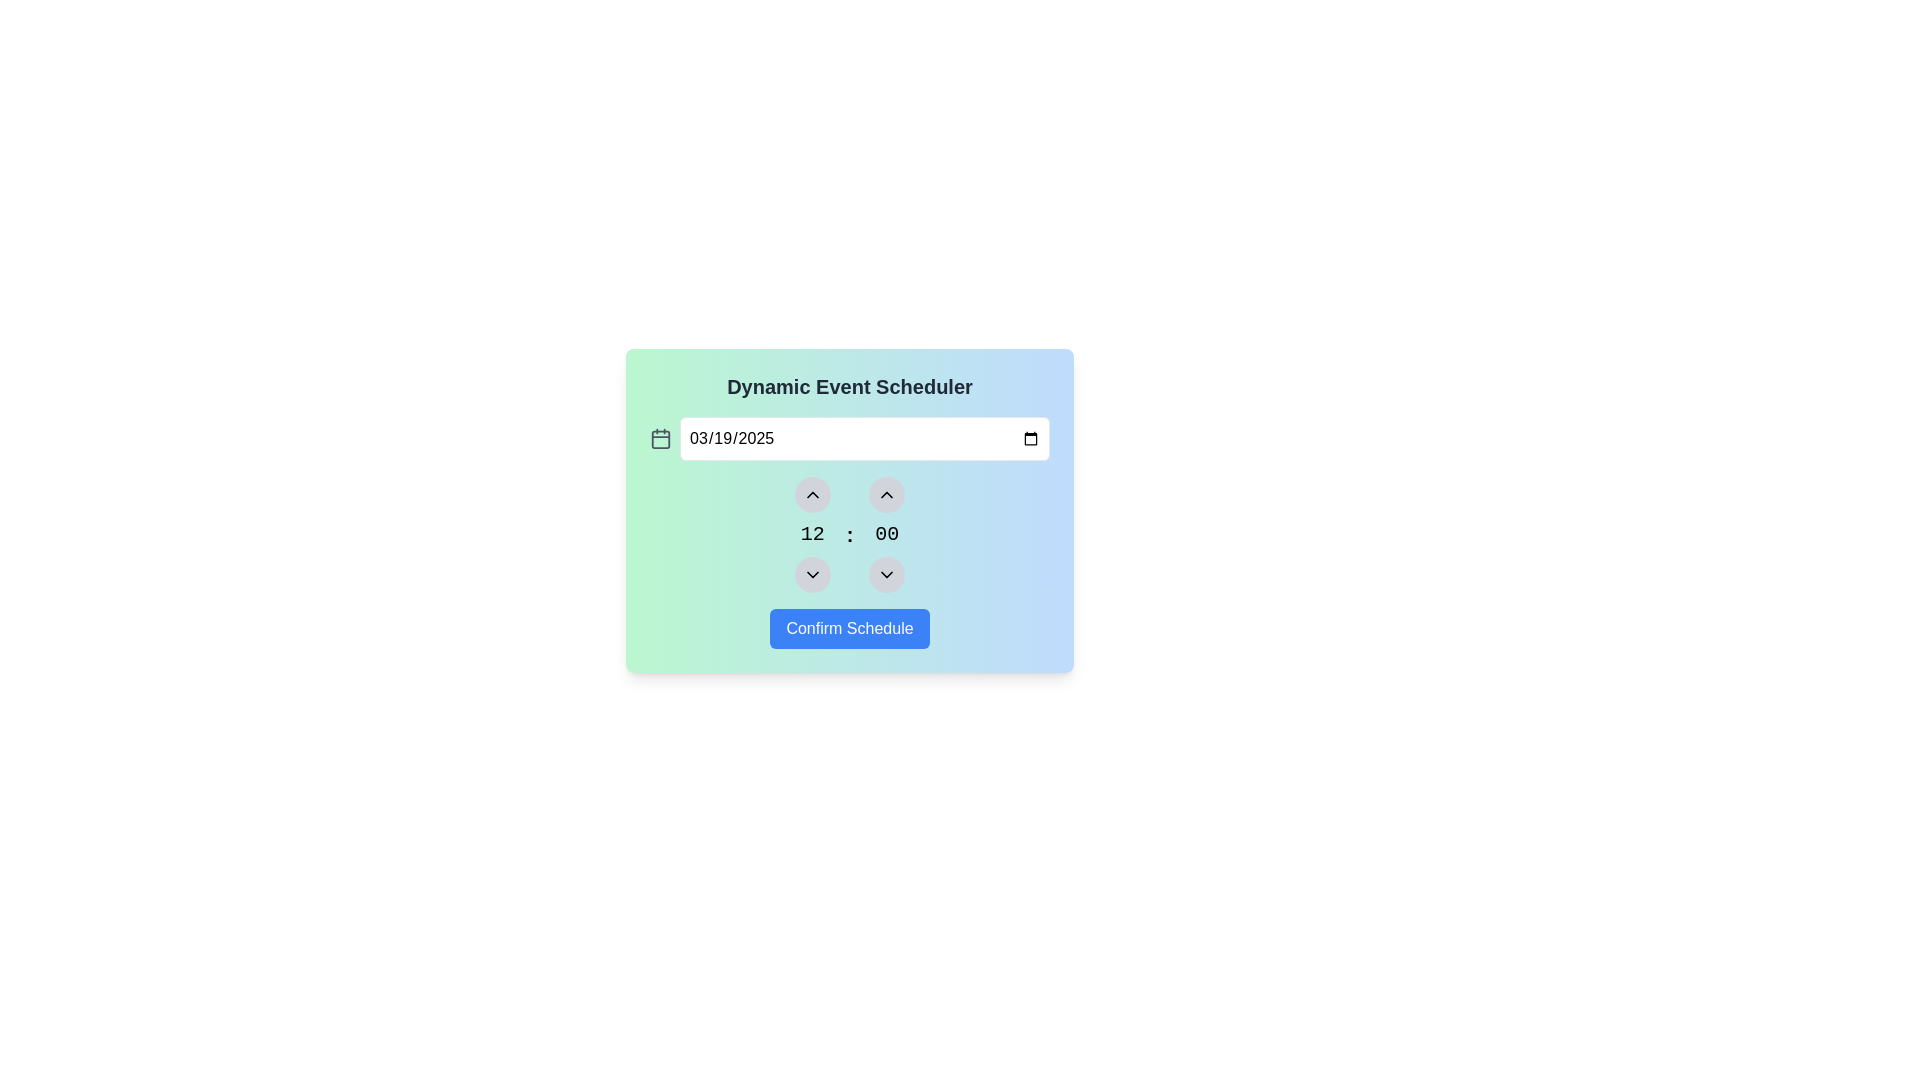 Image resolution: width=1920 pixels, height=1080 pixels. I want to click on the bold character ':' located between the numeric values '12' and '00' in the time selector layout, so click(849, 534).